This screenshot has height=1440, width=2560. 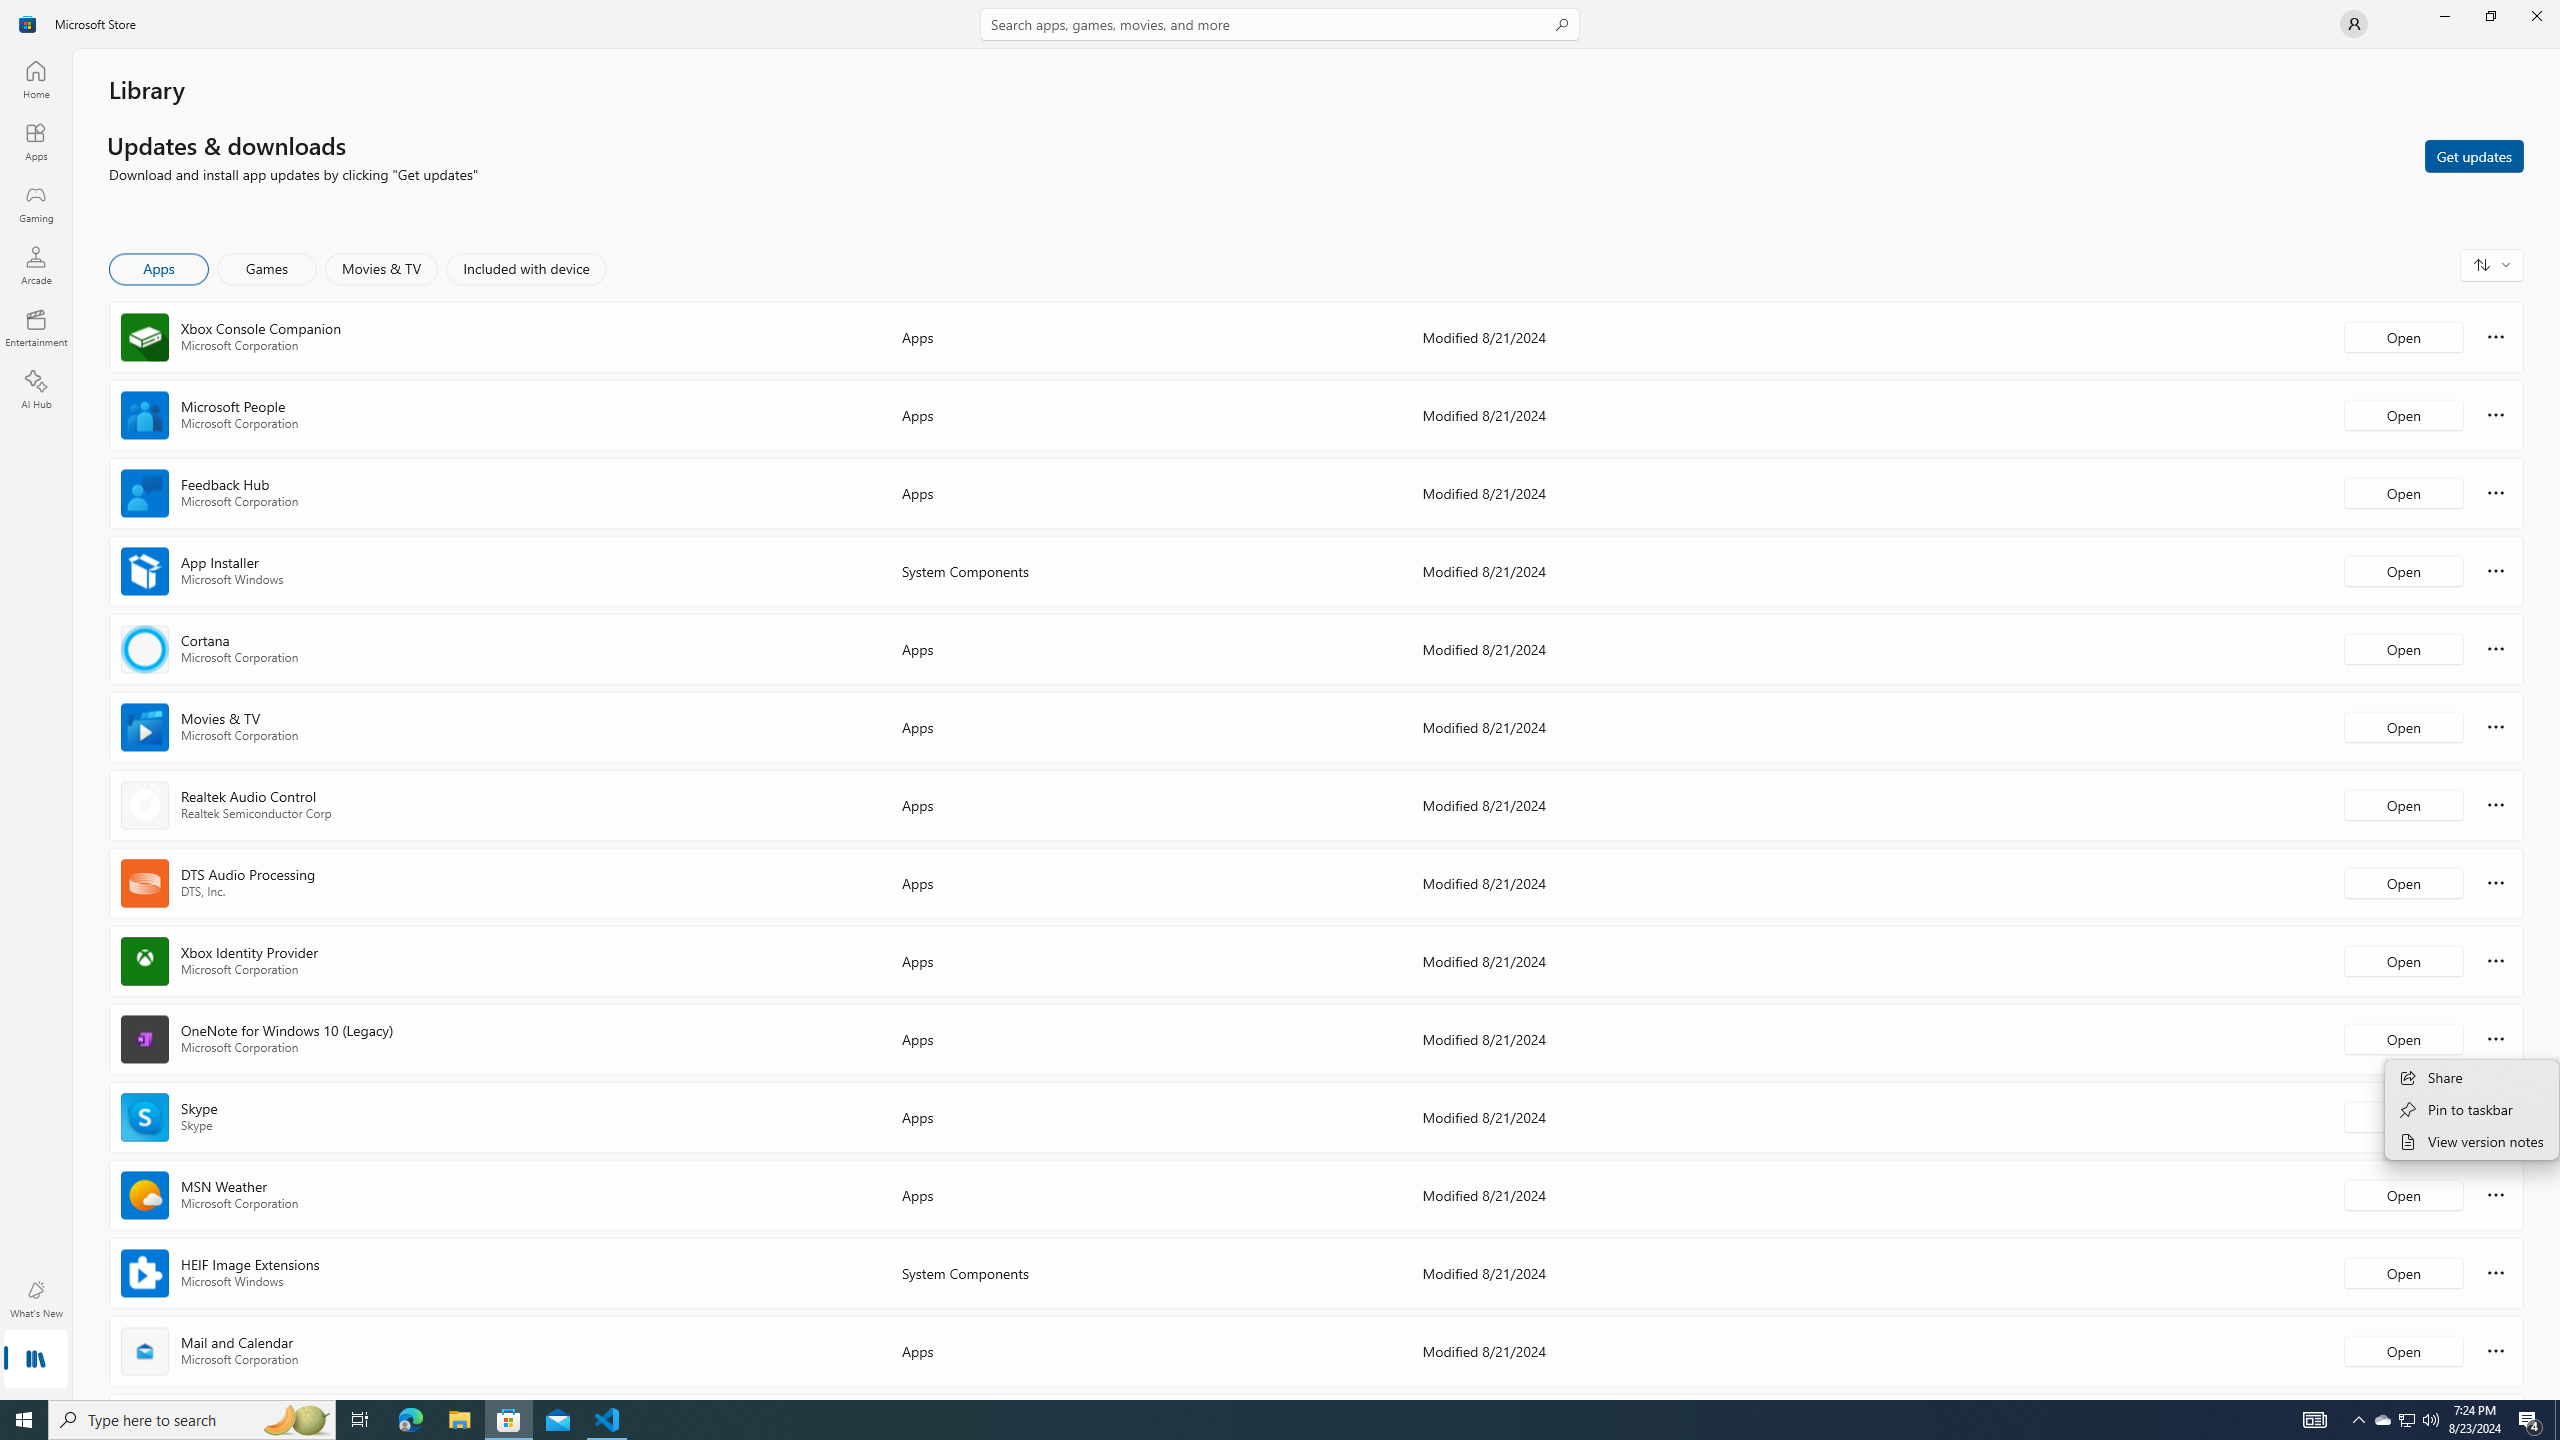 I want to click on 'Close Microsoft Store', so click(x=2535, y=15).